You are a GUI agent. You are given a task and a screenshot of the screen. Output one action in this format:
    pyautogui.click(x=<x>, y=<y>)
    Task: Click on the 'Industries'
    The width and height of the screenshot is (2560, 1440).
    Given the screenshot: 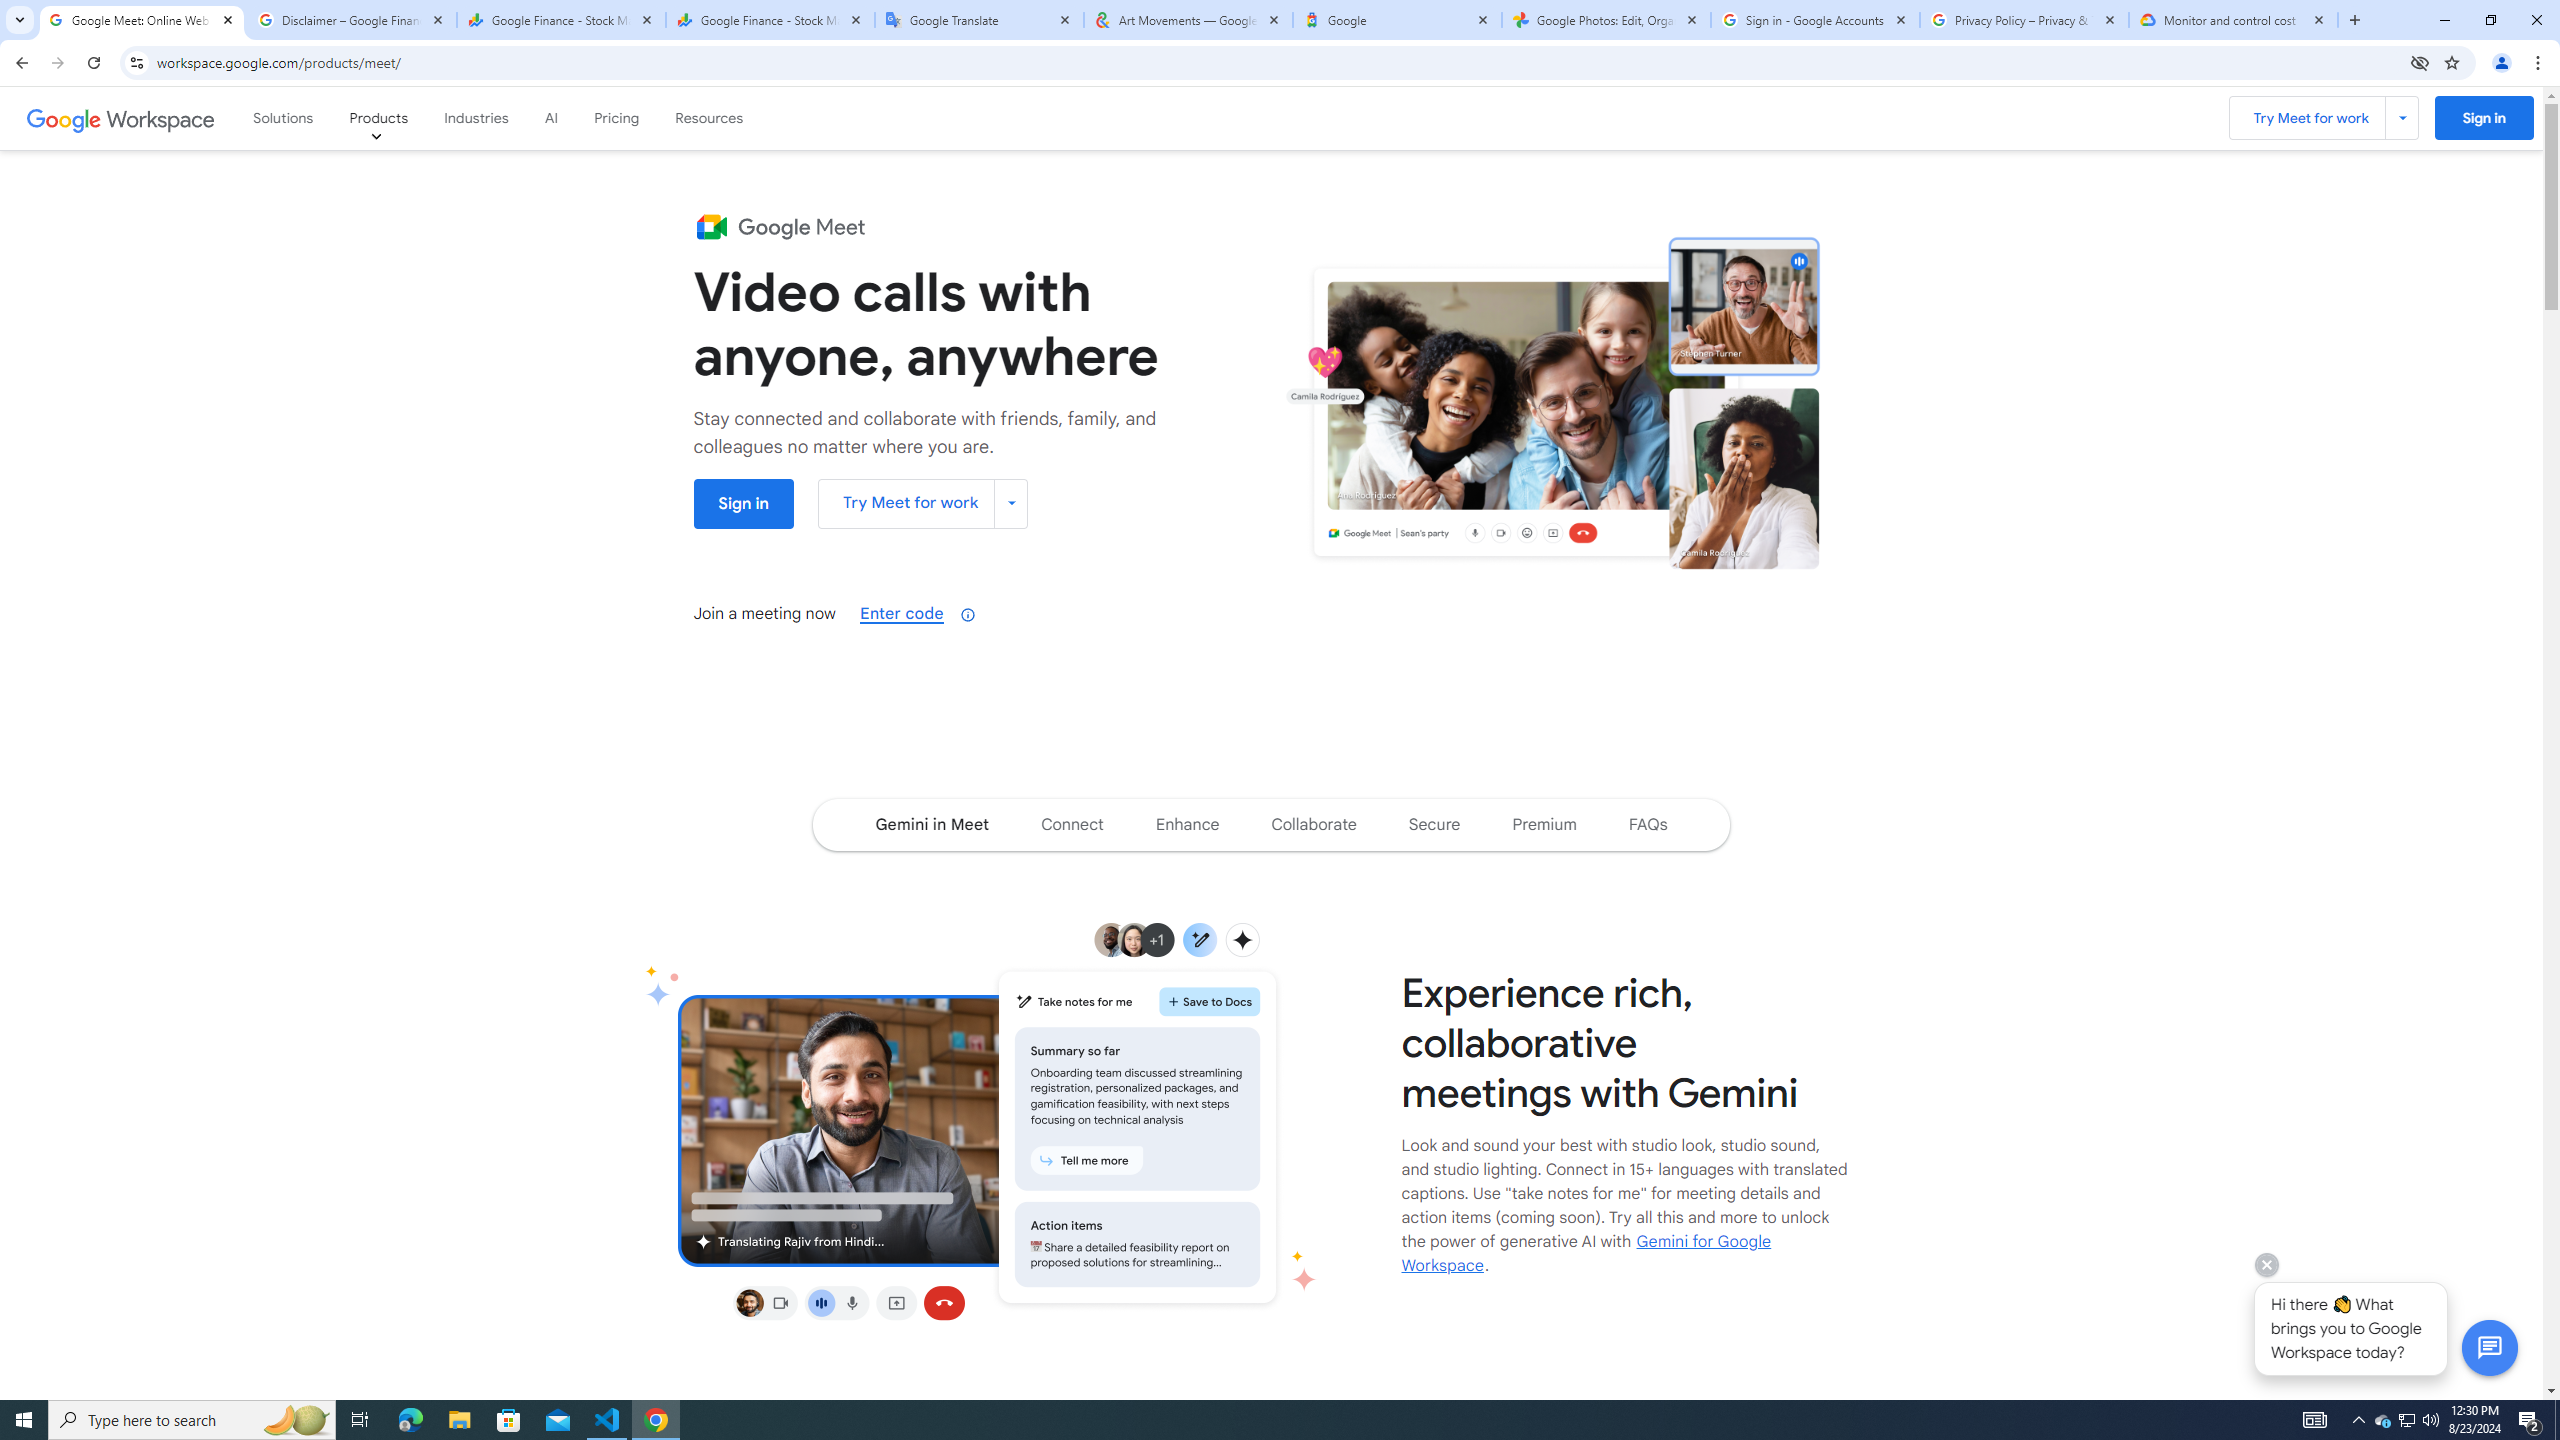 What is the action you would take?
    pyautogui.click(x=476, y=118)
    